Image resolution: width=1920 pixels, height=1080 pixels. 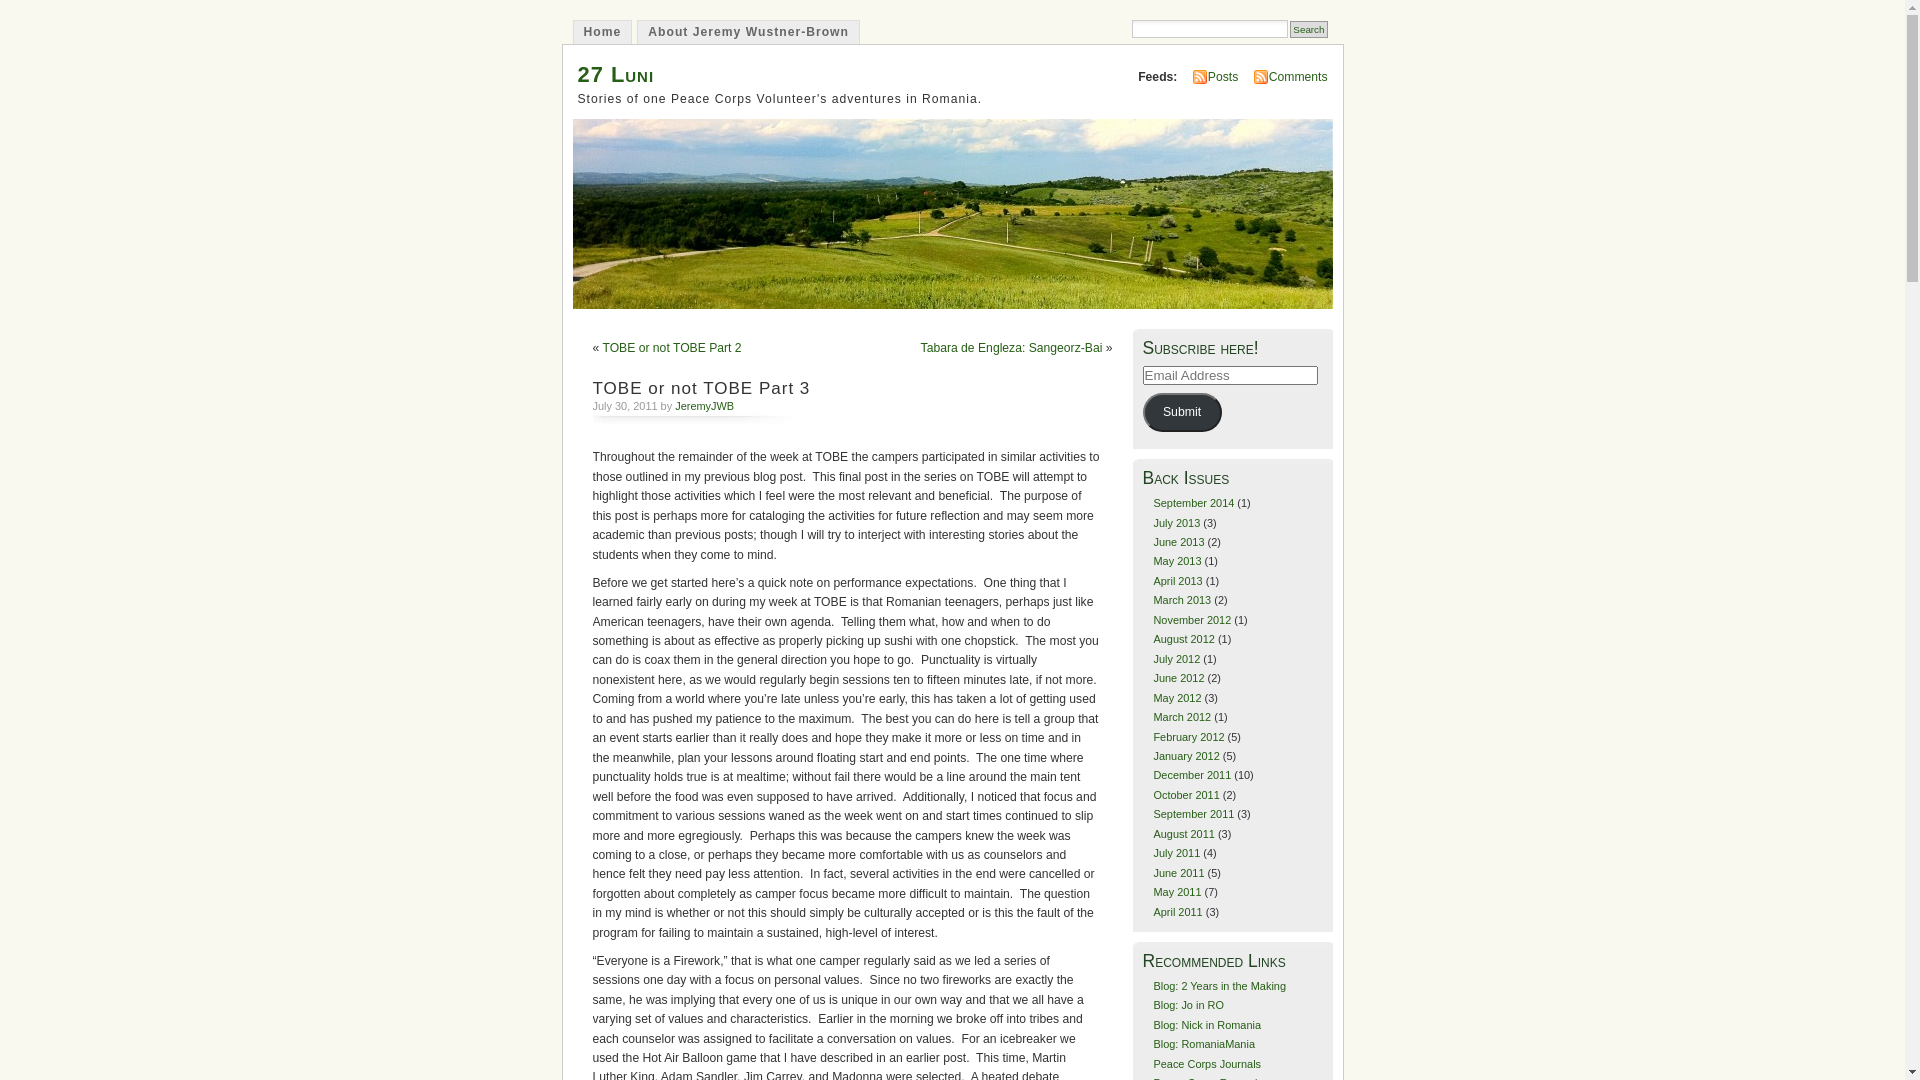 What do you see at coordinates (1218, 985) in the screenshot?
I see `'Blog: 2 Years in the Making'` at bounding box center [1218, 985].